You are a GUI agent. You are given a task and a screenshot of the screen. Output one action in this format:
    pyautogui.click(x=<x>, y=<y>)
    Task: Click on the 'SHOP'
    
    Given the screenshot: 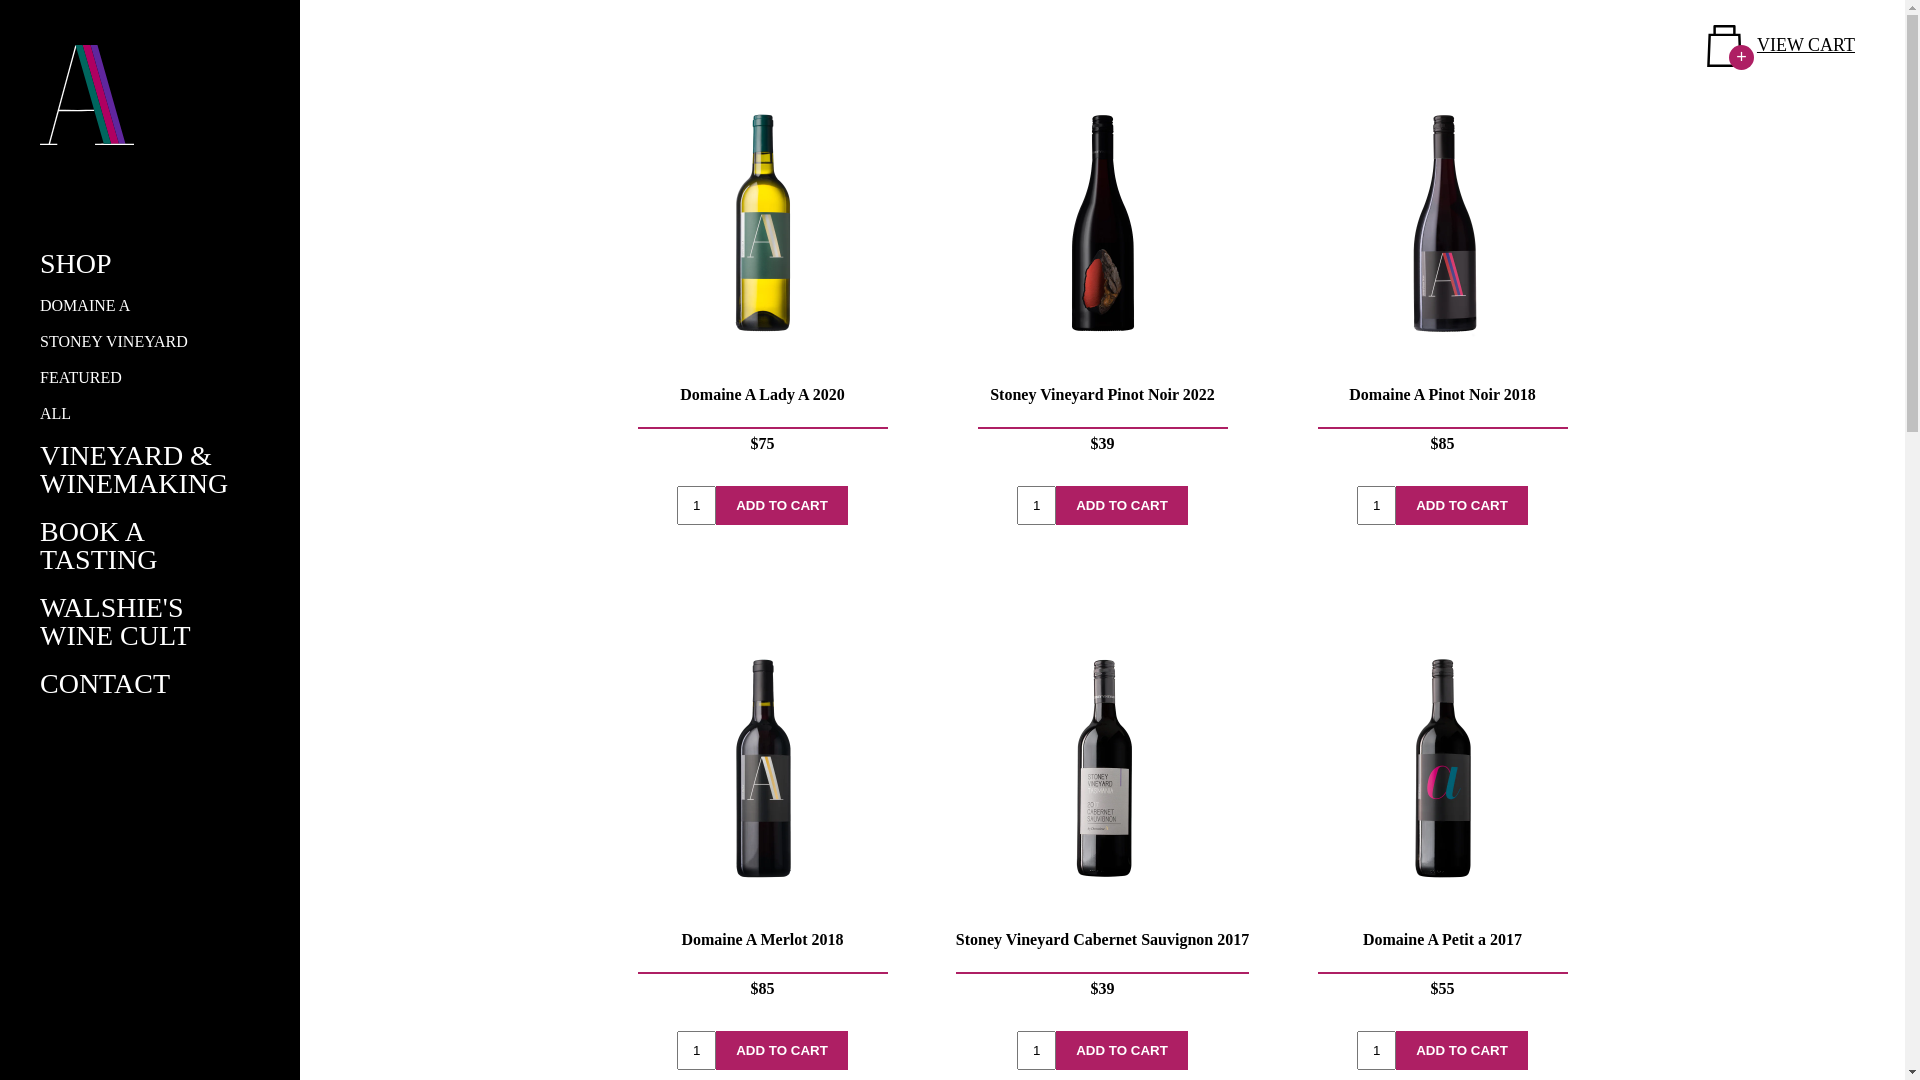 What is the action you would take?
    pyautogui.click(x=76, y=262)
    